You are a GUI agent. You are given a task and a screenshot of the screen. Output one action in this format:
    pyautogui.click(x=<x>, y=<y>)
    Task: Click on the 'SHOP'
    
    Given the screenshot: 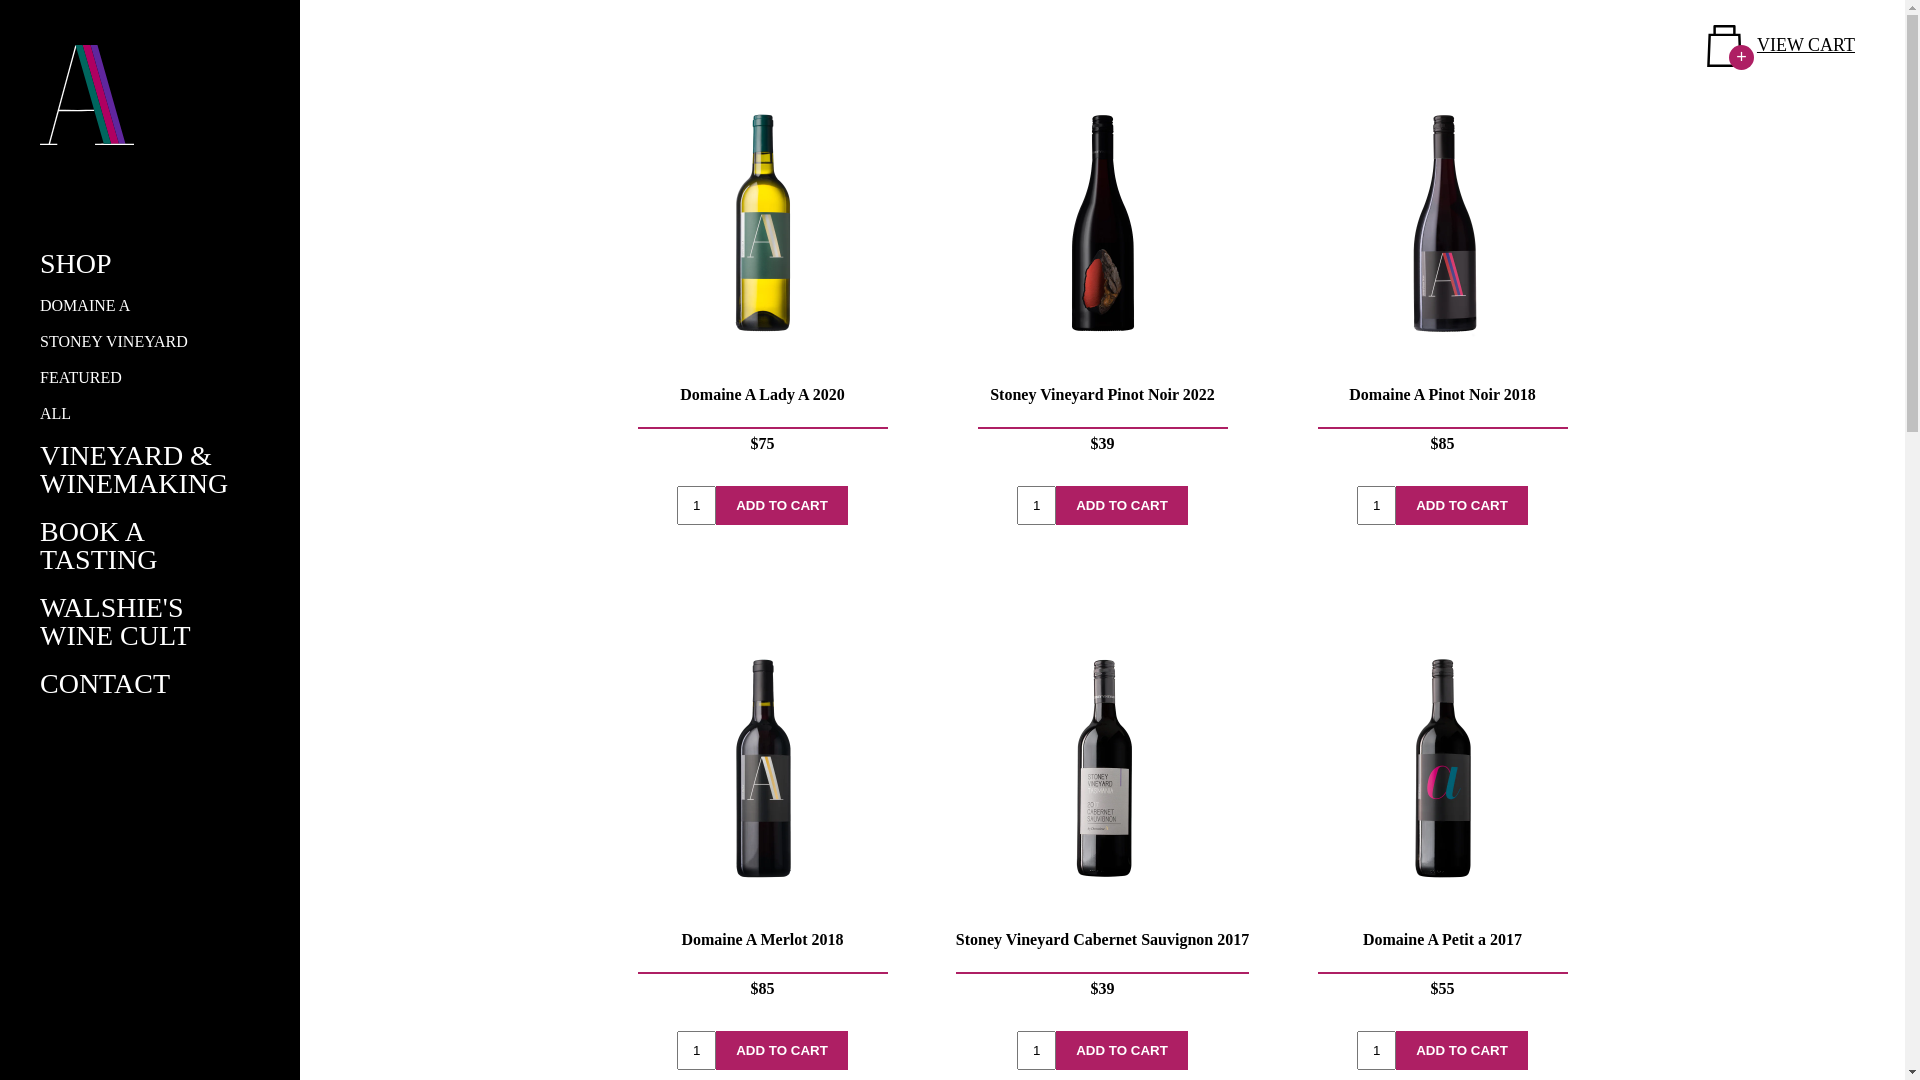 What is the action you would take?
    pyautogui.click(x=76, y=262)
    